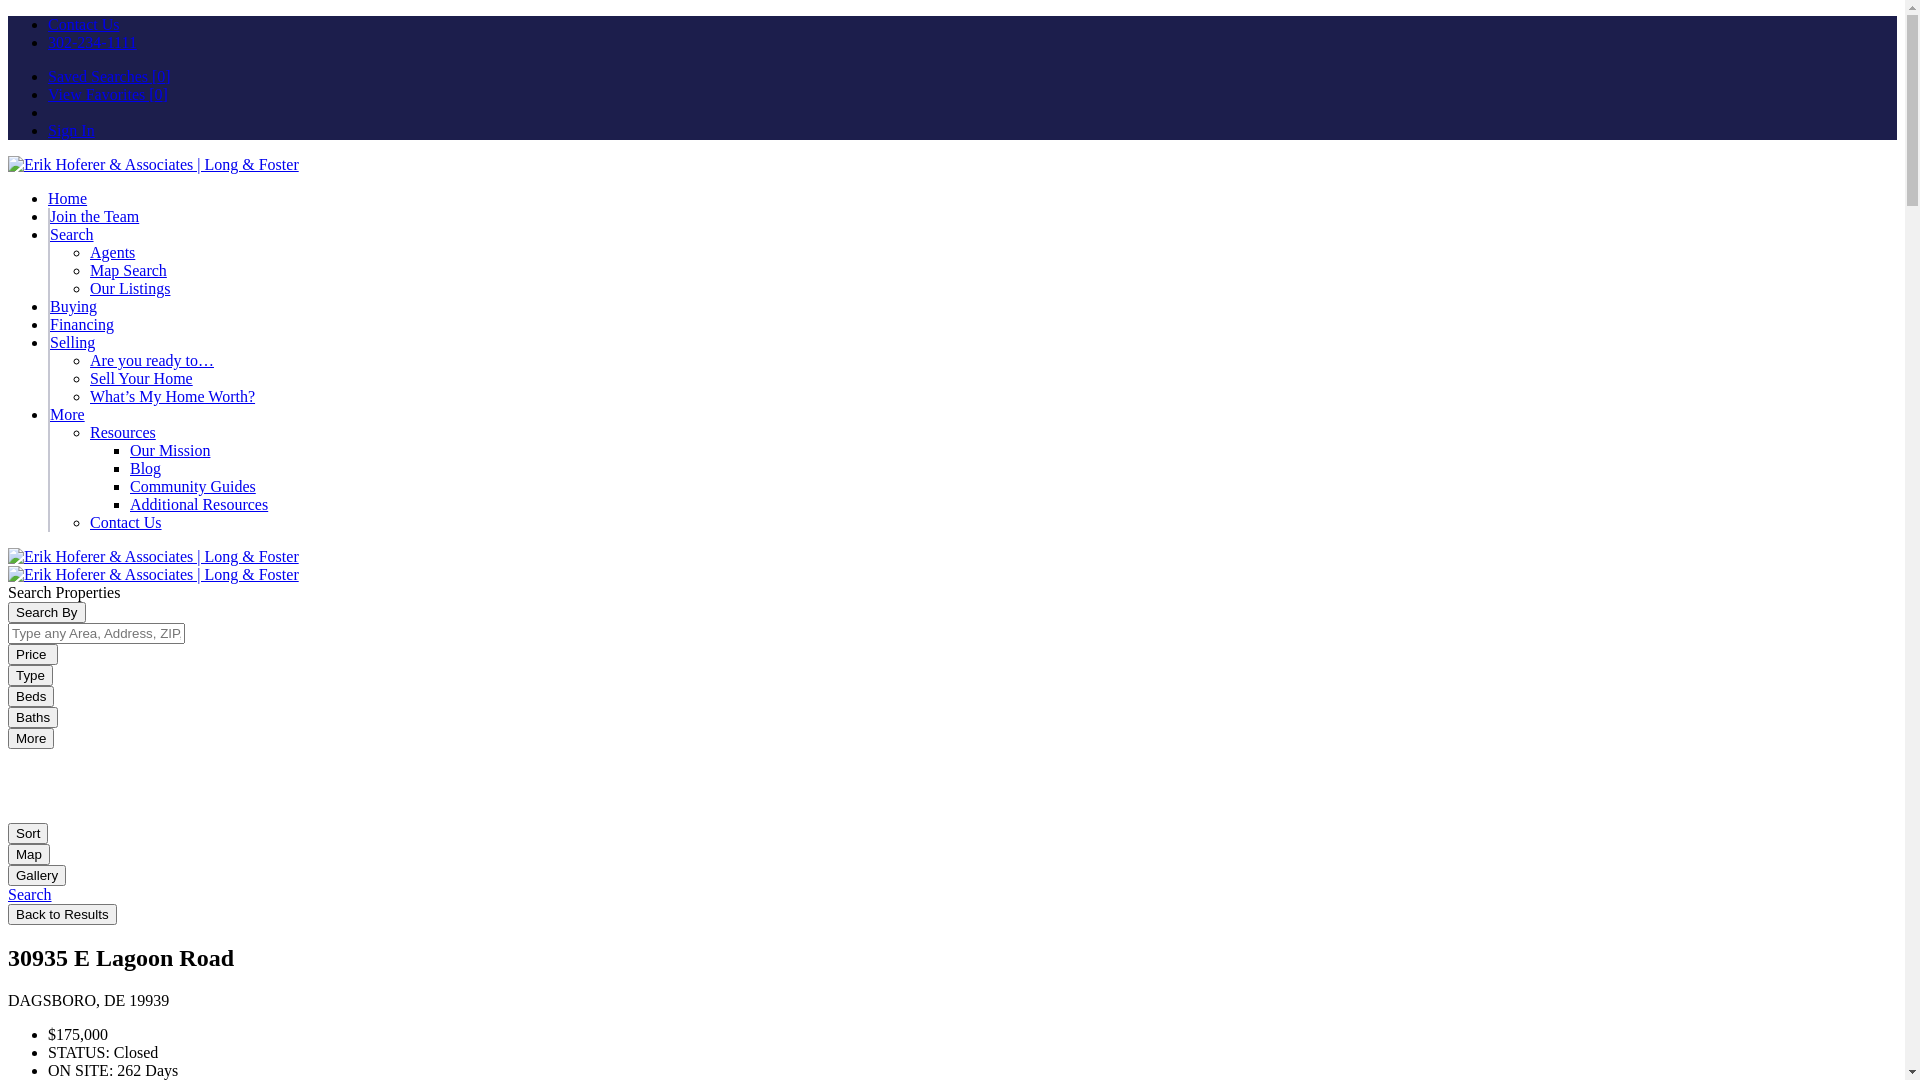 This screenshot has width=1920, height=1080. Describe the element at coordinates (192, 486) in the screenshot. I see `'Community Guides'` at that location.